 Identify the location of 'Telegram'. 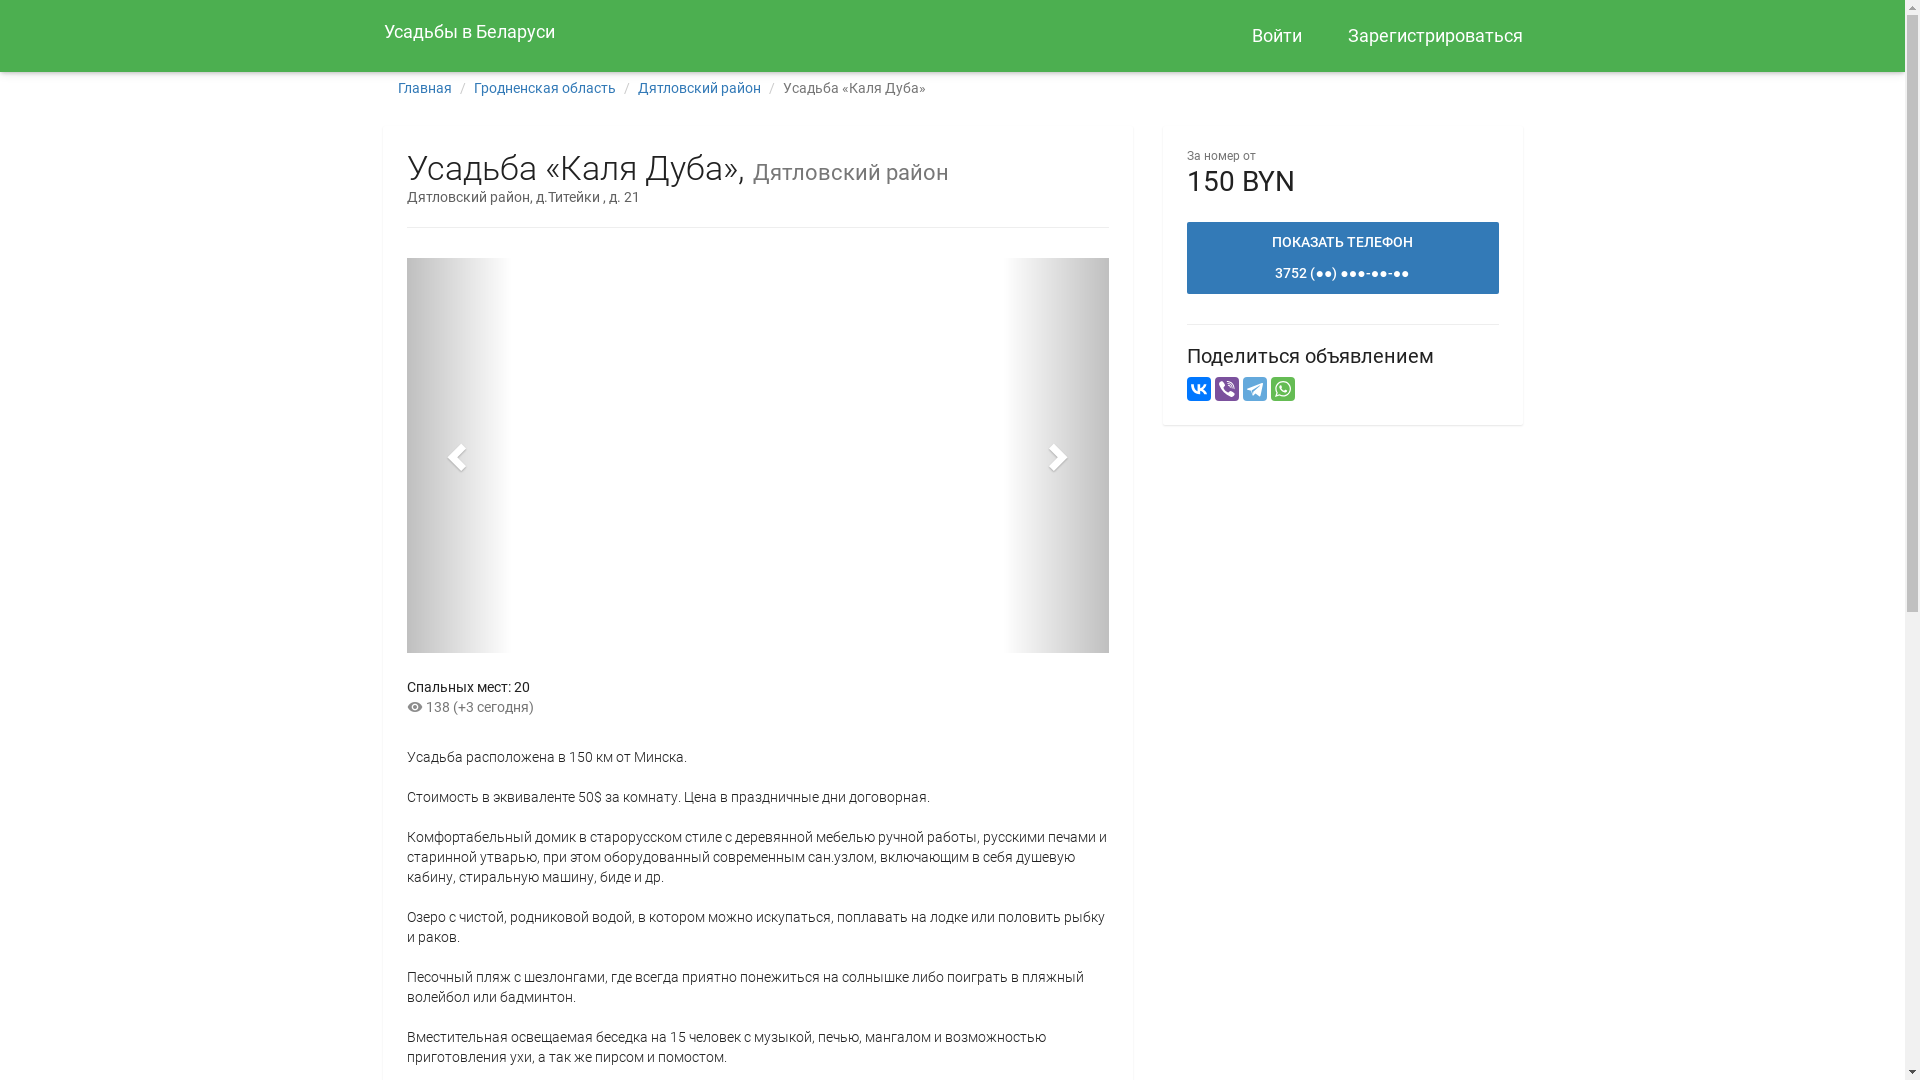
(1241, 389).